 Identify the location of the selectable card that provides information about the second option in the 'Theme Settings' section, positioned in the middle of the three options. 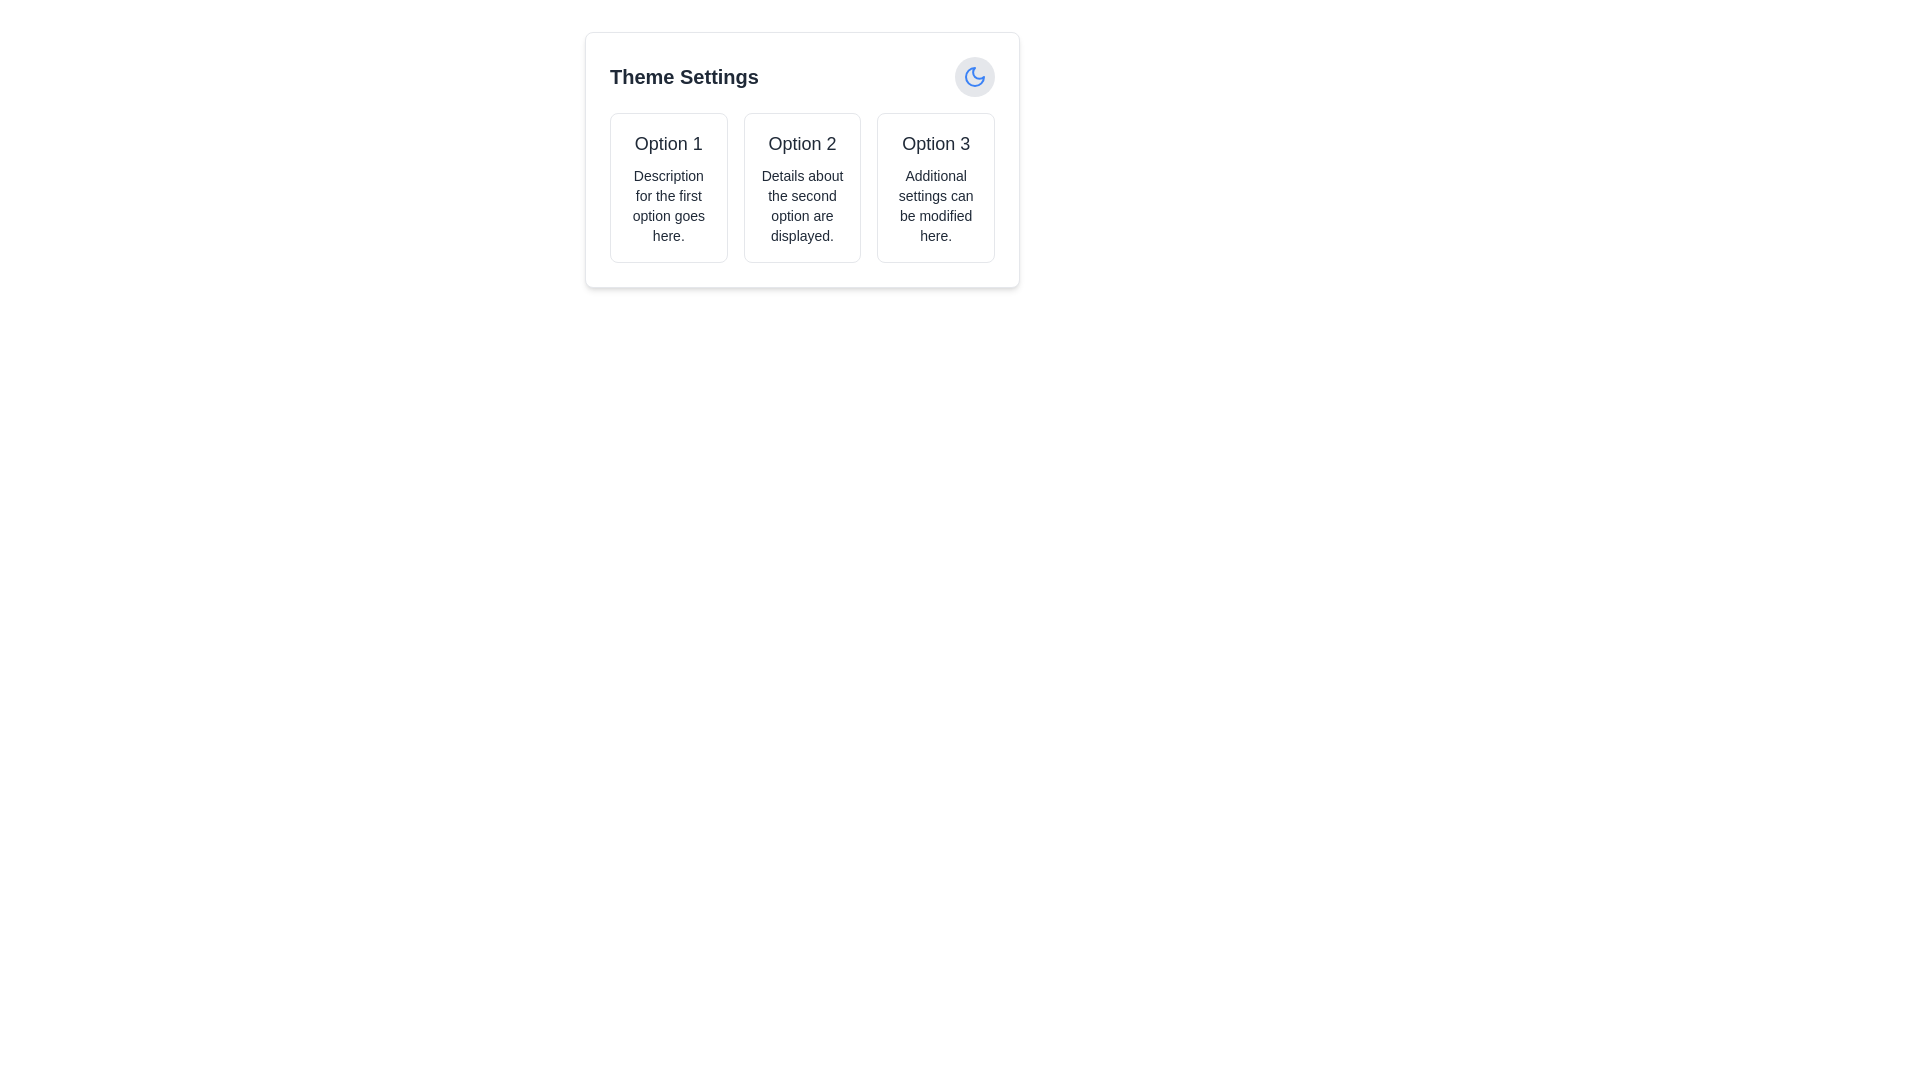
(802, 188).